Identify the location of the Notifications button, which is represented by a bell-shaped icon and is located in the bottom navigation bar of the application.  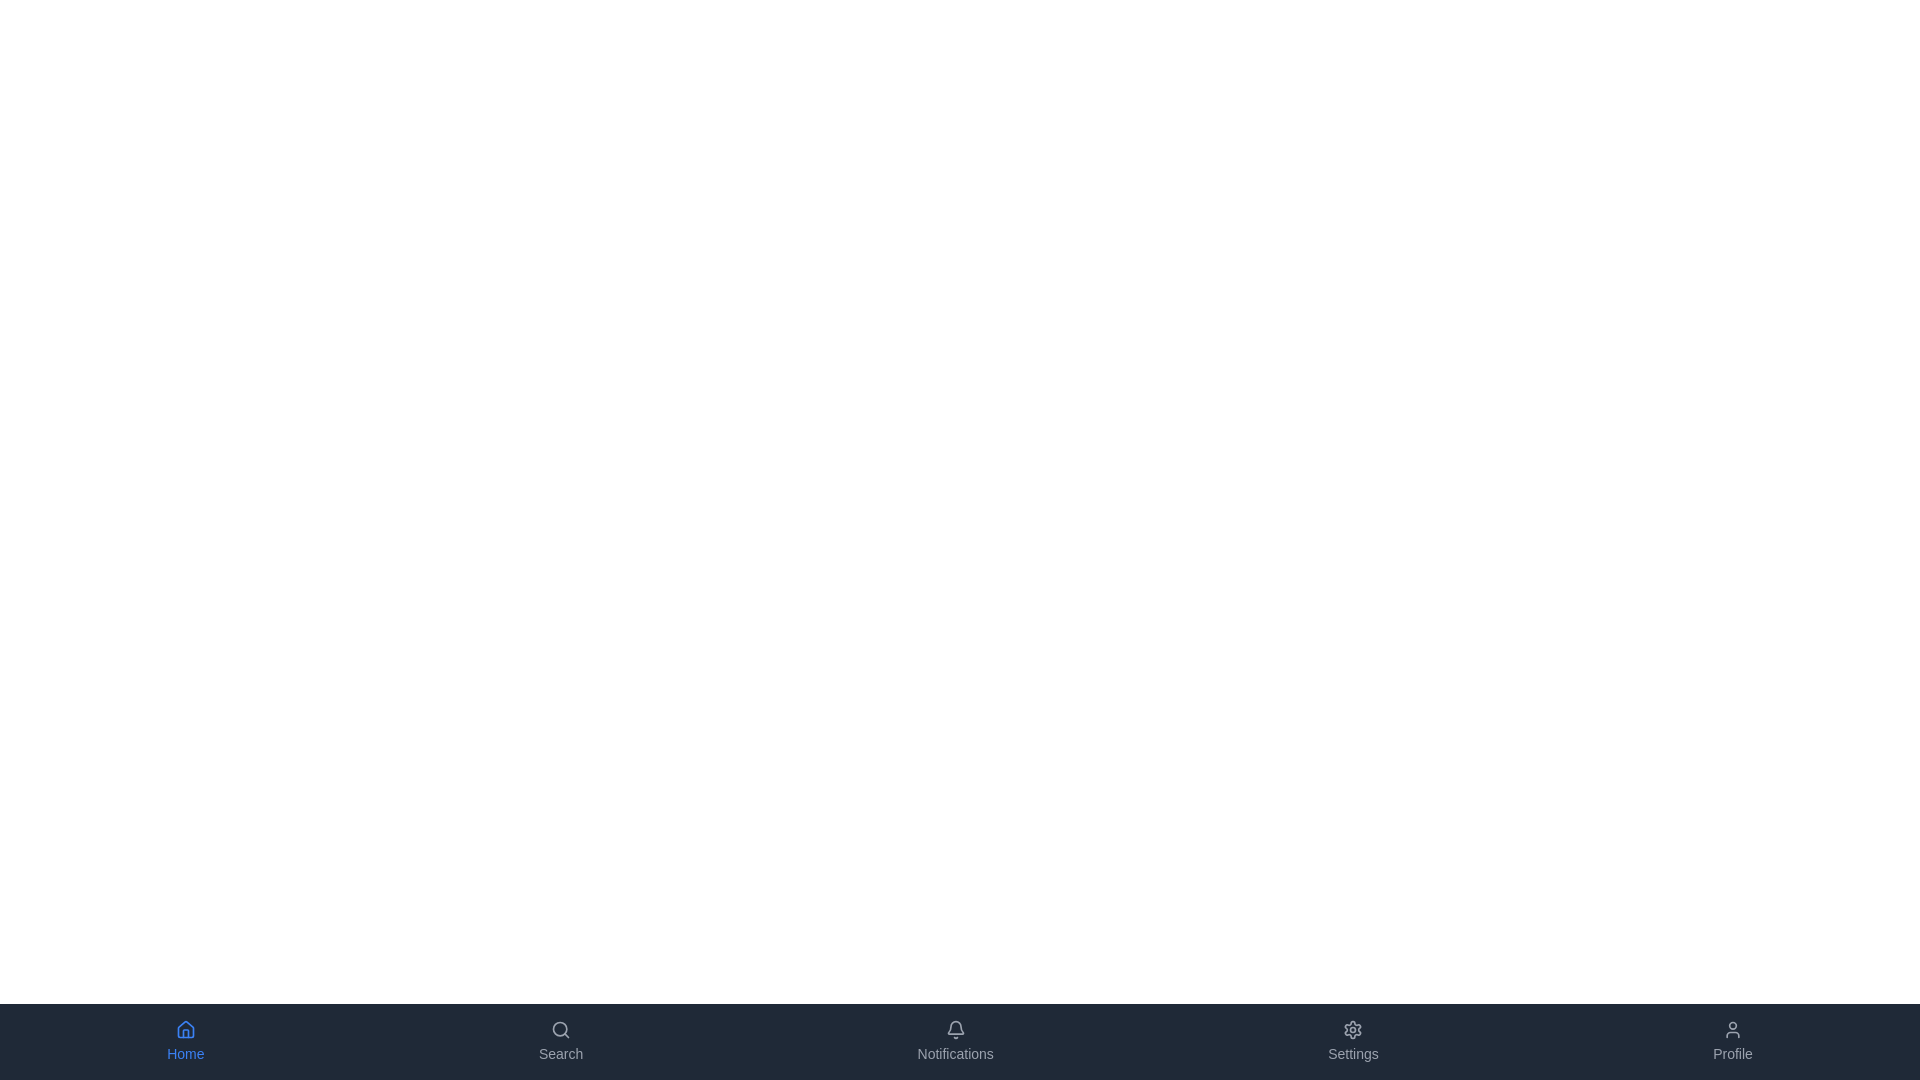
(954, 1040).